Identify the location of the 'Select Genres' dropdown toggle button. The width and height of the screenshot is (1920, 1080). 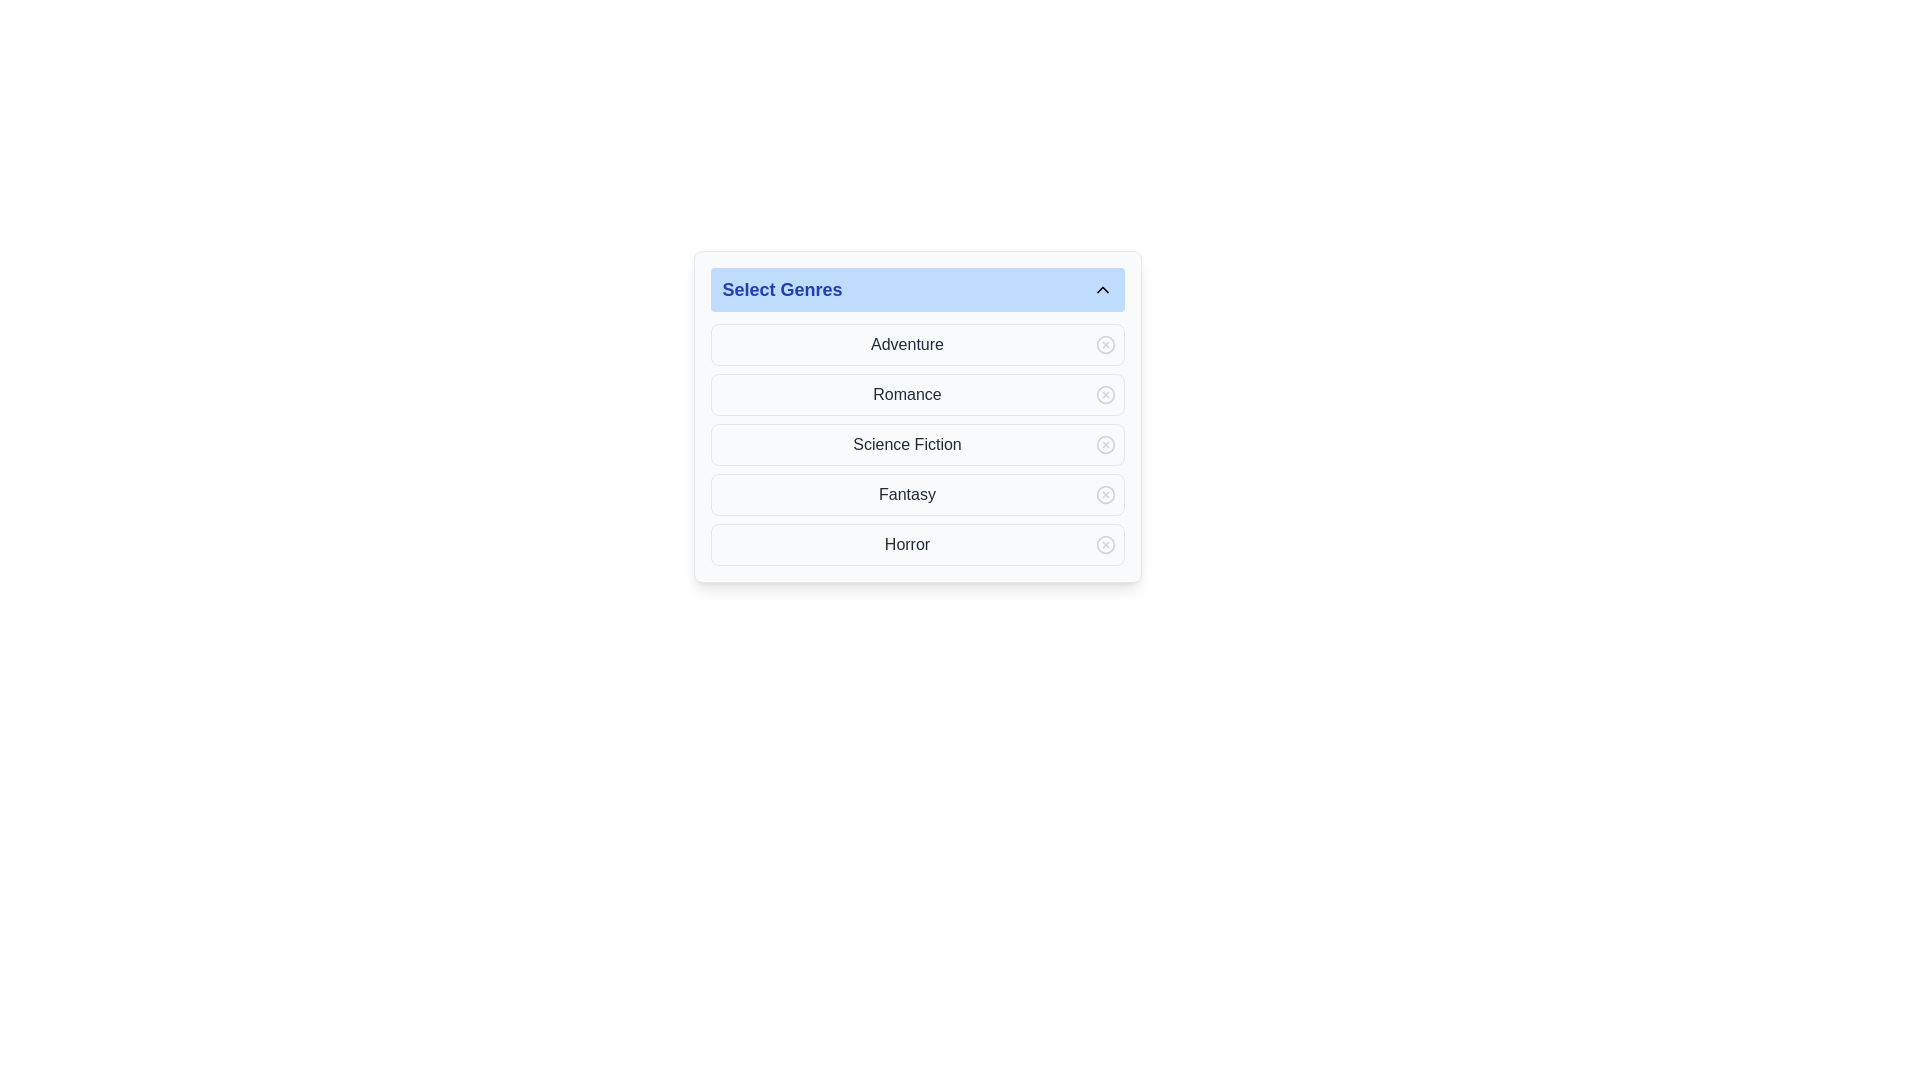
(916, 289).